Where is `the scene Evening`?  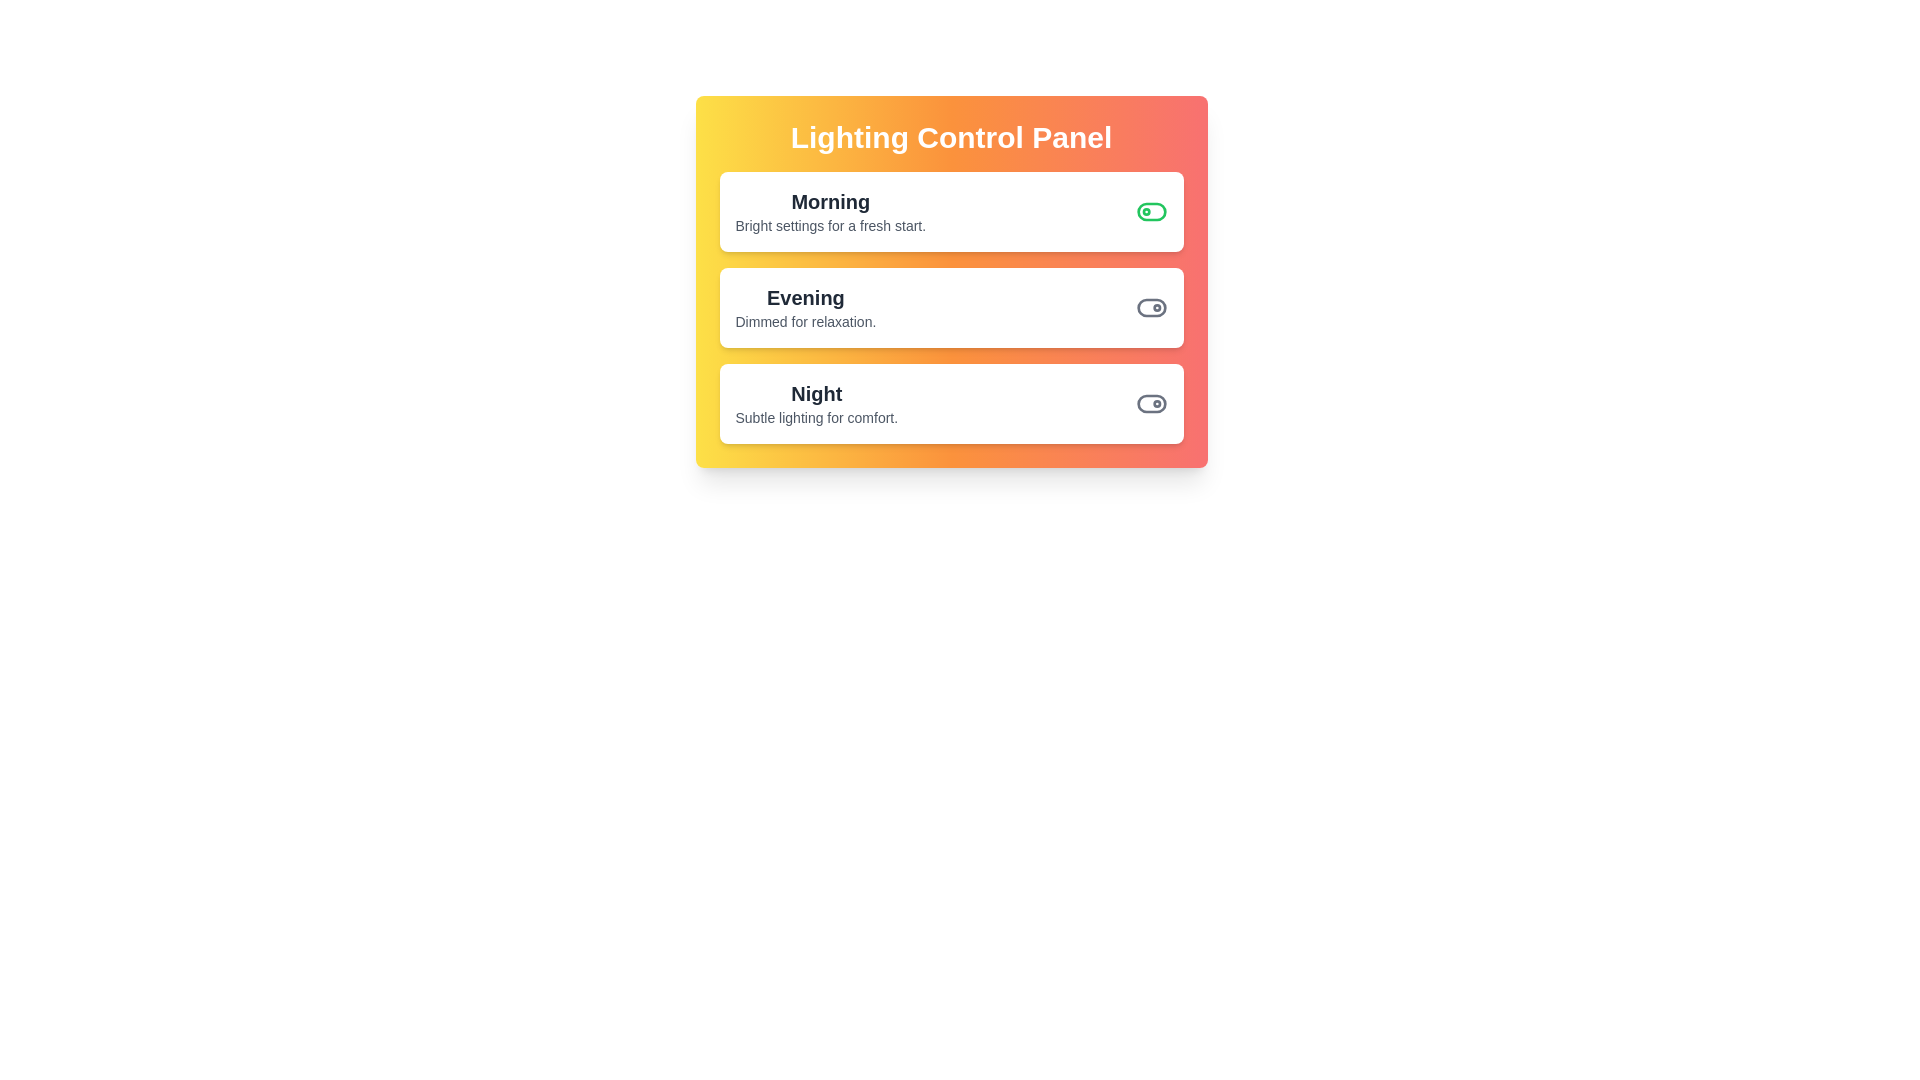
the scene Evening is located at coordinates (1151, 308).